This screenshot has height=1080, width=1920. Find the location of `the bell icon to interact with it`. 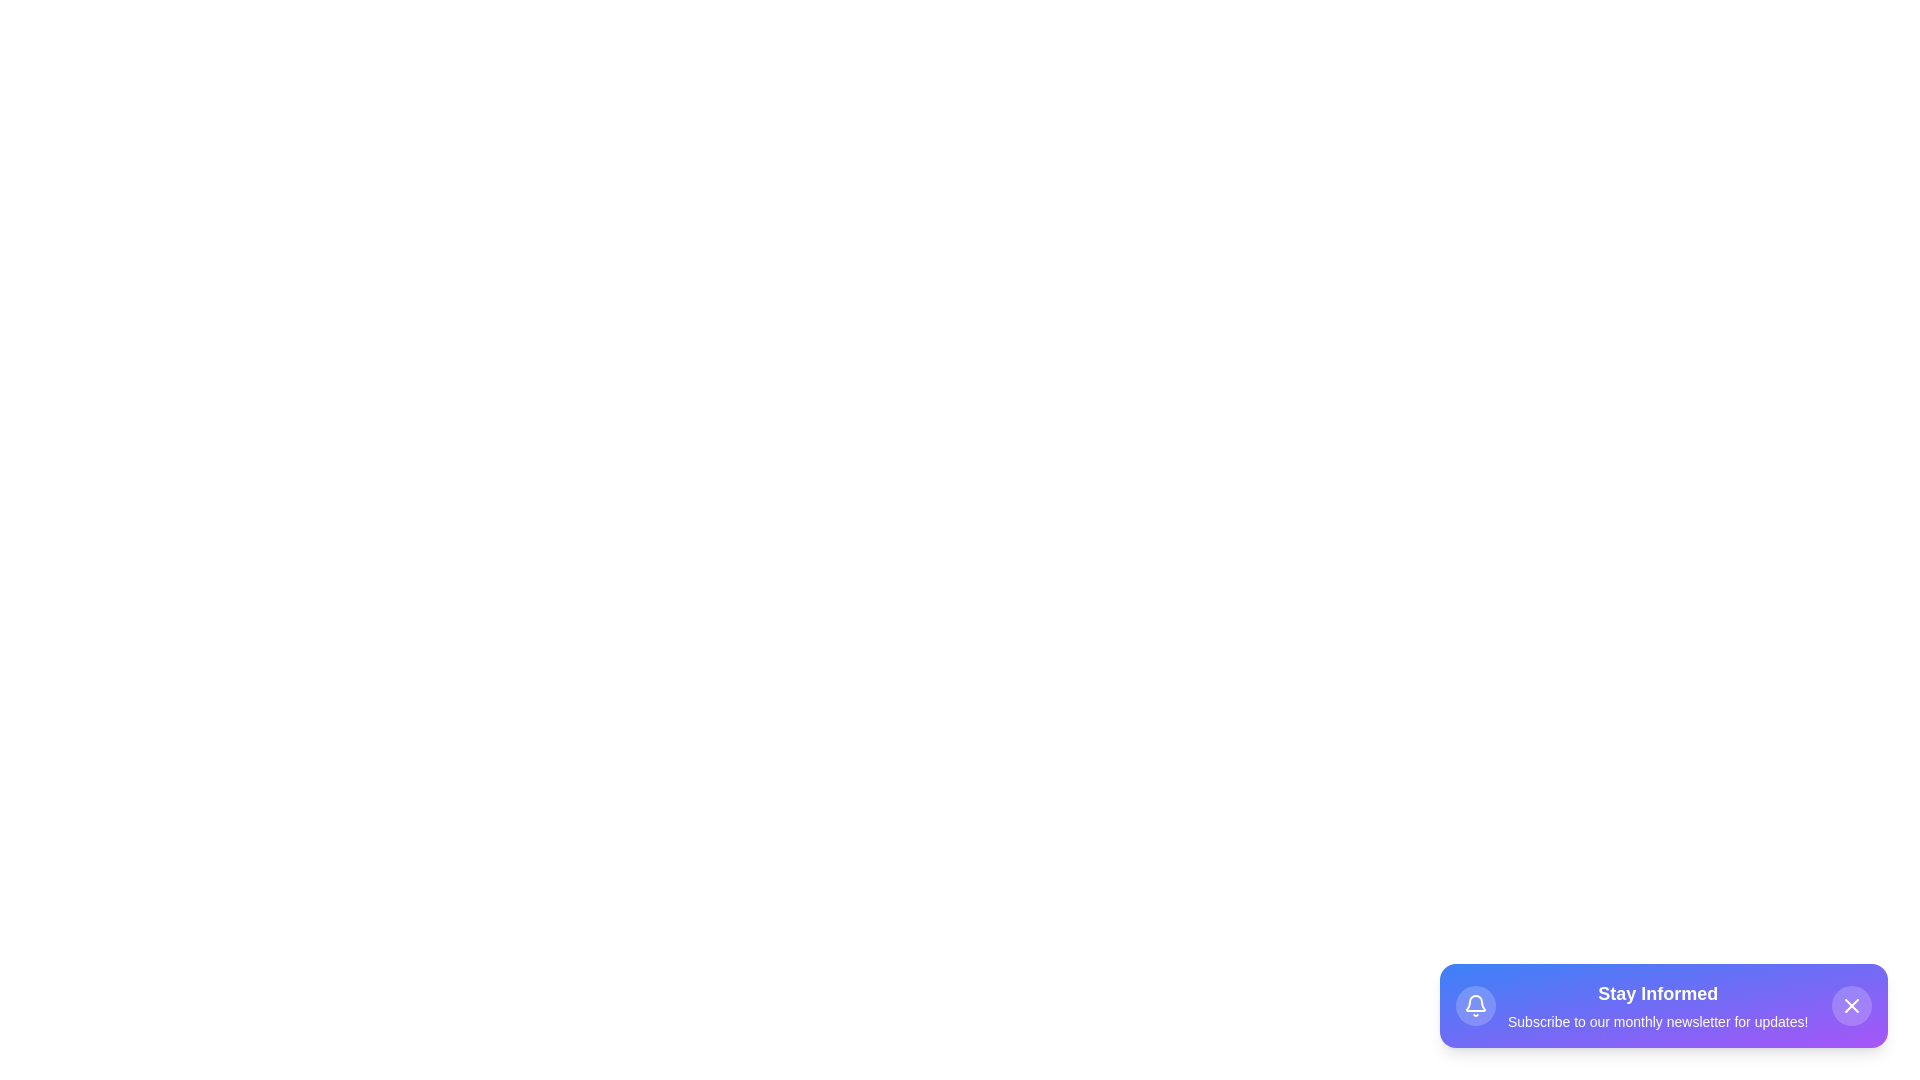

the bell icon to interact with it is located at coordinates (1476, 1006).